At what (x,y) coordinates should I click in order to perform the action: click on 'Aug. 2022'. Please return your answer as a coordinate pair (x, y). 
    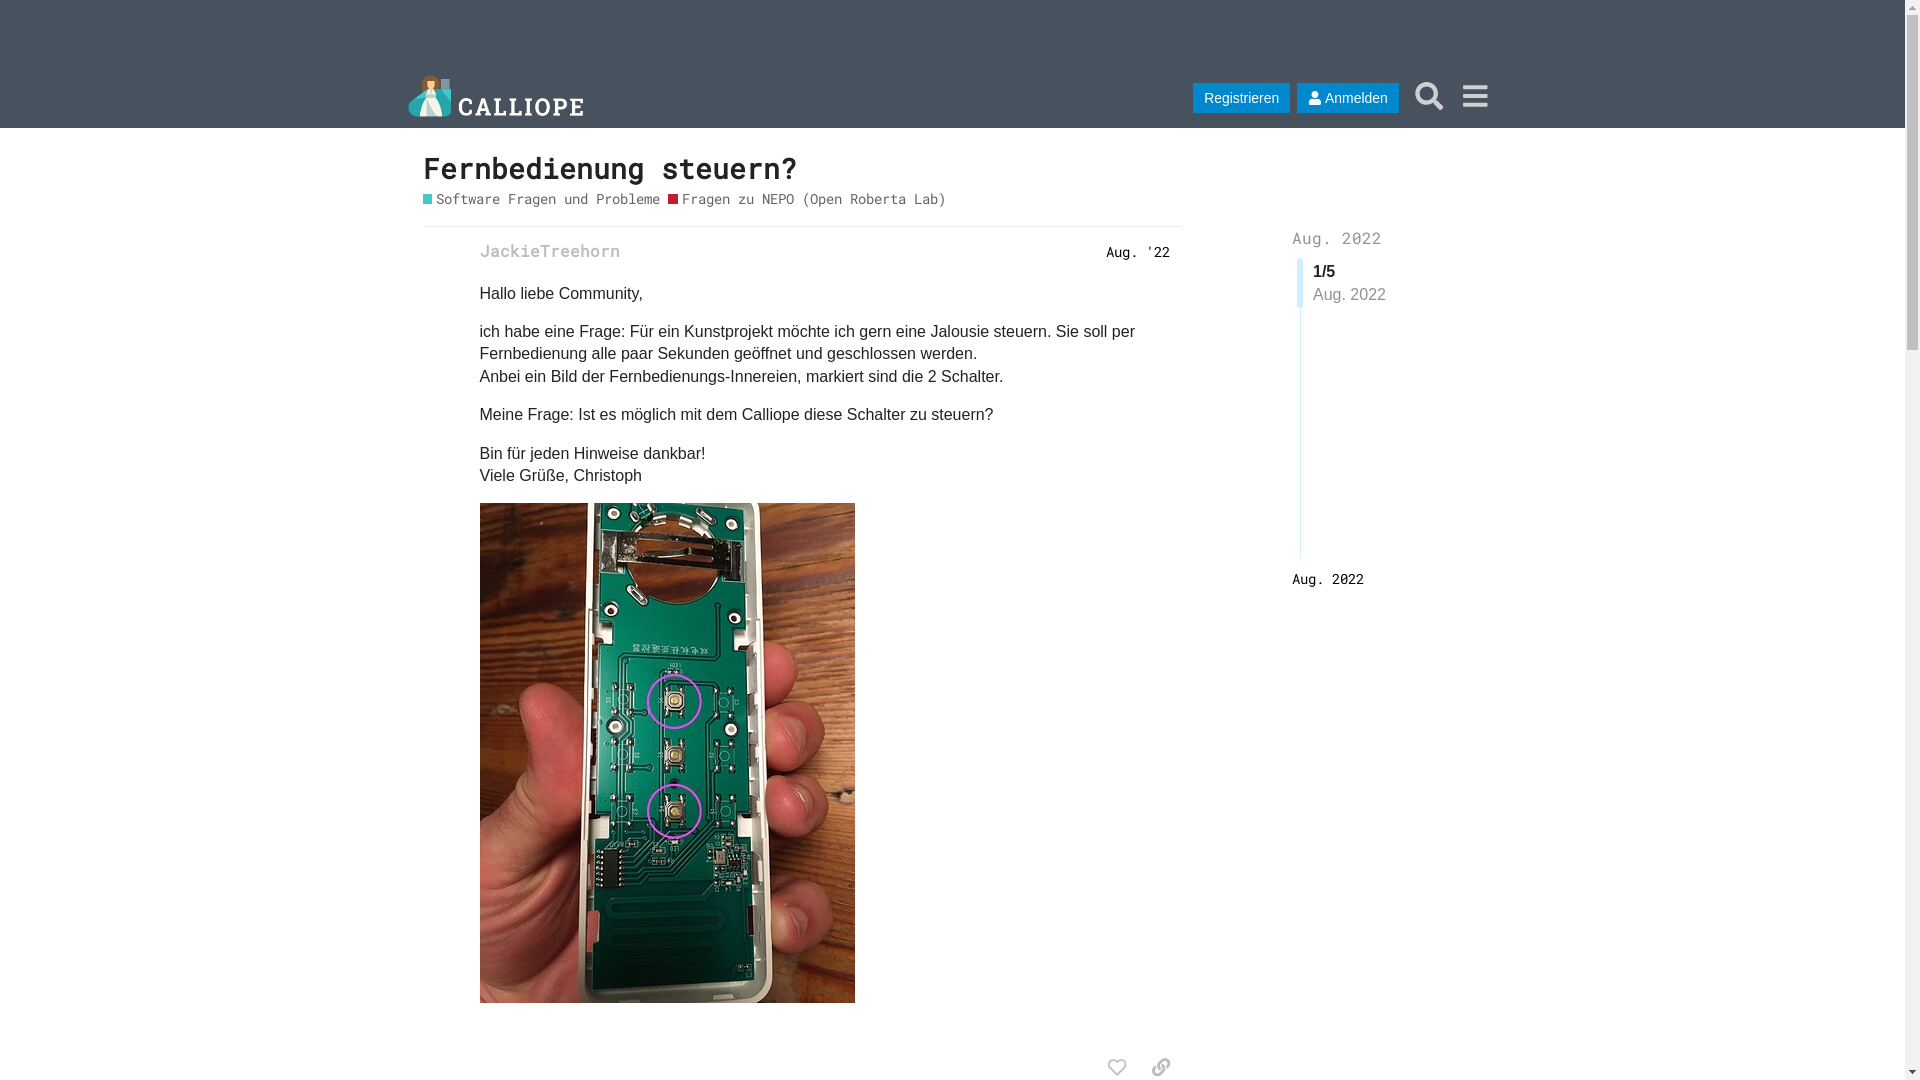
    Looking at the image, I should click on (1328, 578).